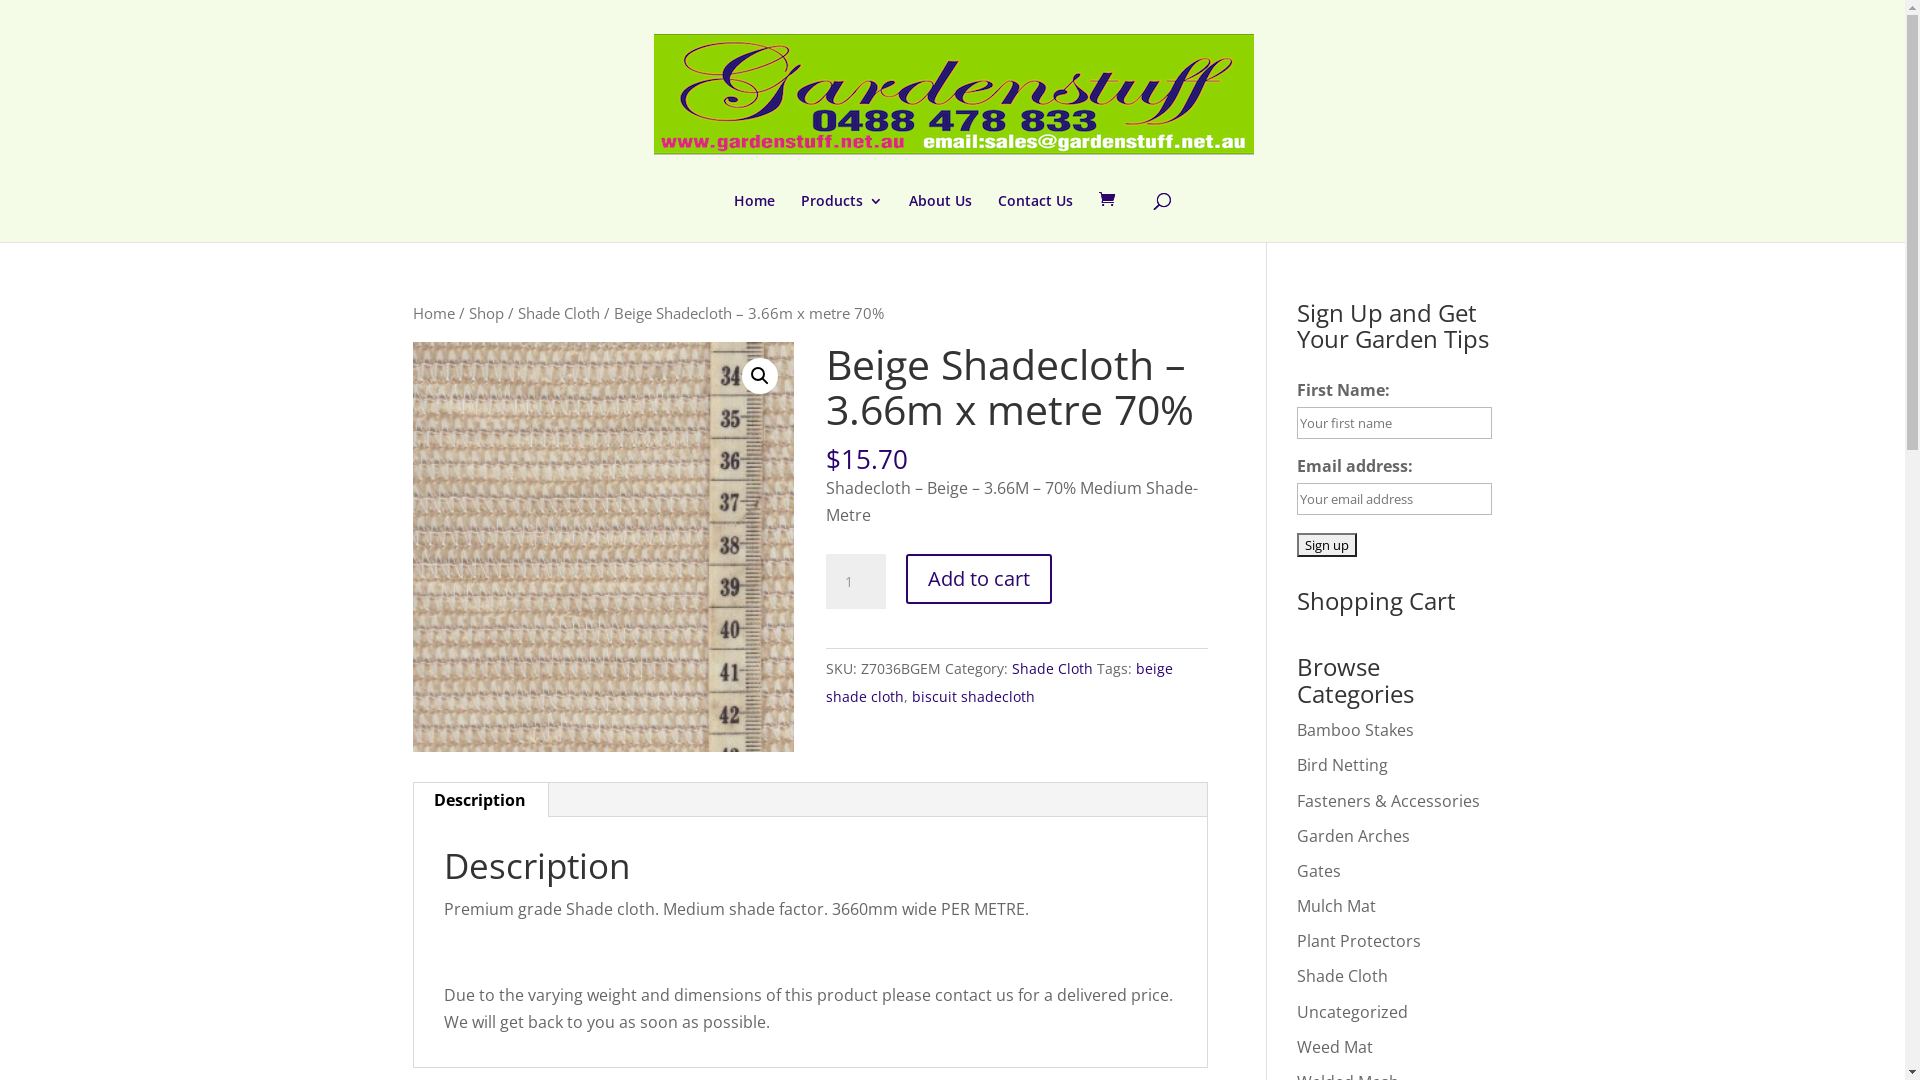 This screenshot has width=1920, height=1080. Describe the element at coordinates (480, 798) in the screenshot. I see `'Description'` at that location.